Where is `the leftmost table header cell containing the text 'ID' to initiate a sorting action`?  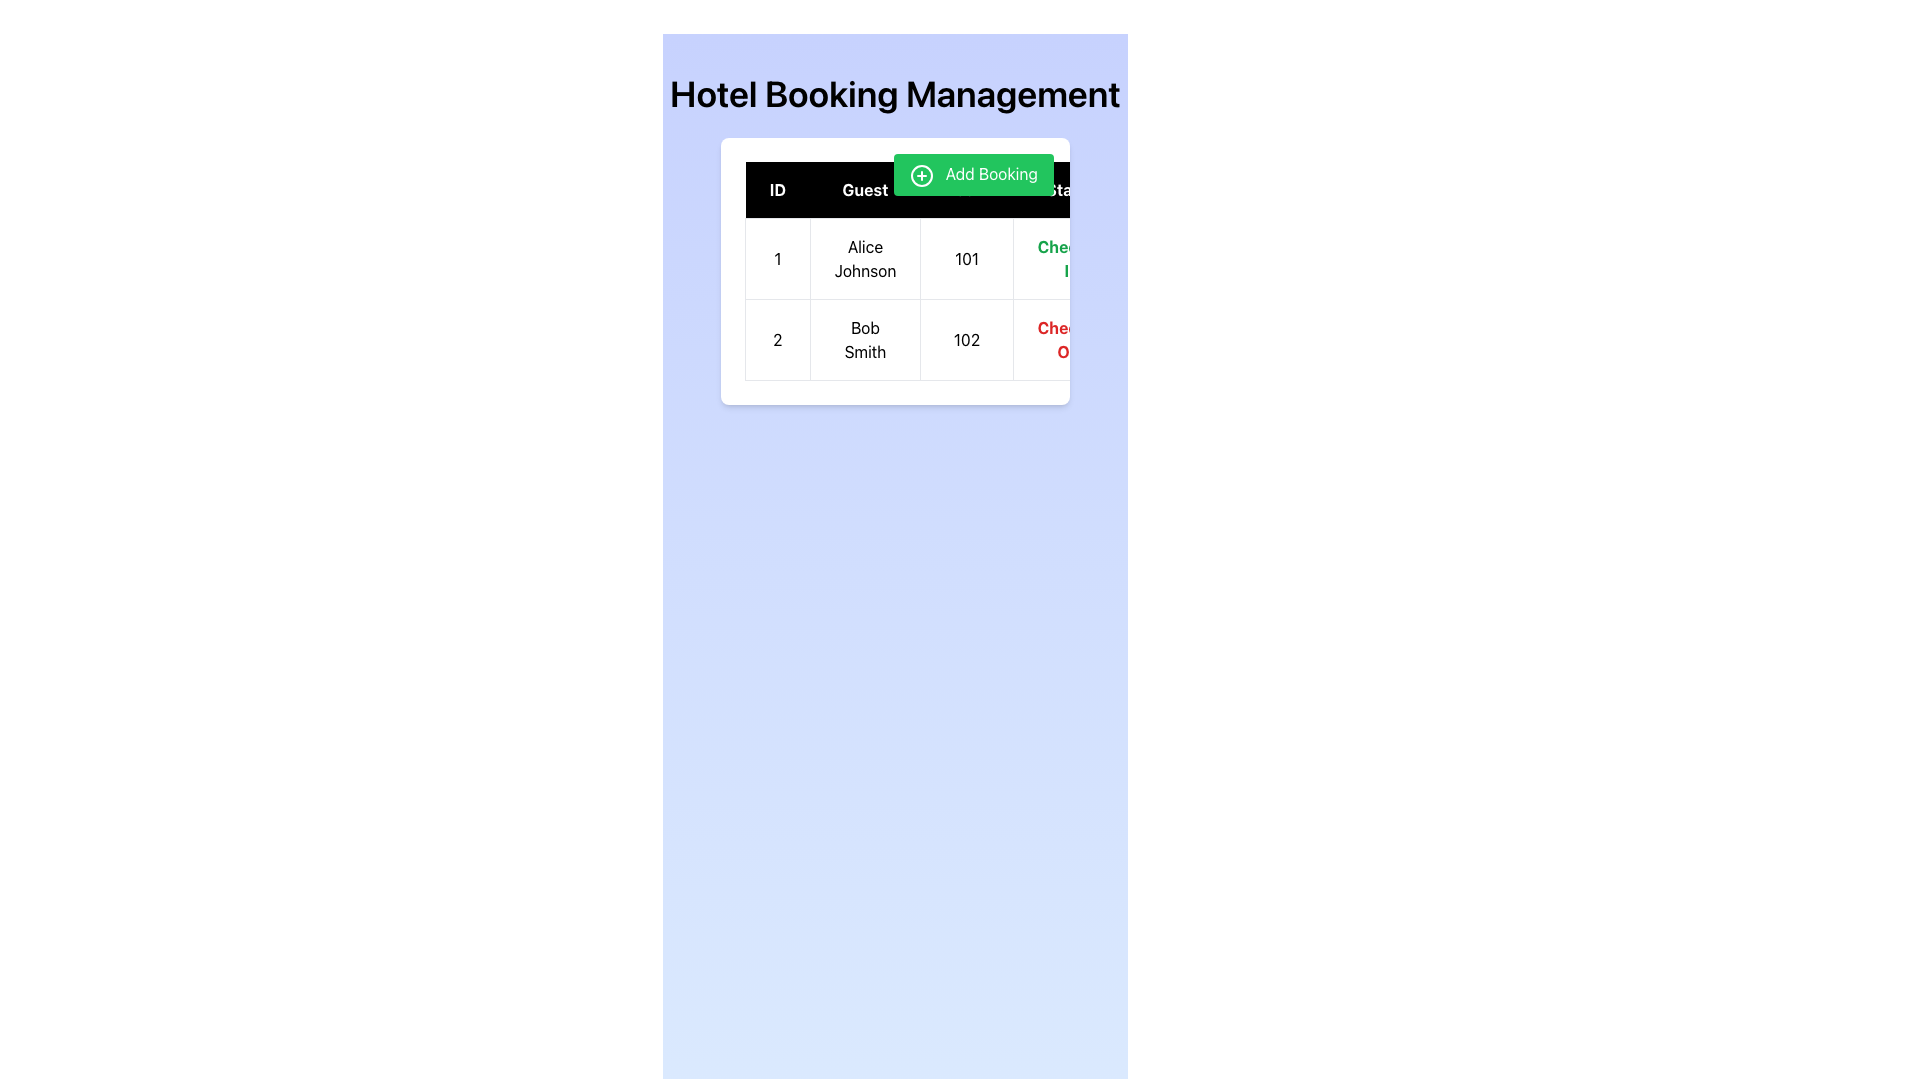 the leftmost table header cell containing the text 'ID' to initiate a sorting action is located at coordinates (776, 190).